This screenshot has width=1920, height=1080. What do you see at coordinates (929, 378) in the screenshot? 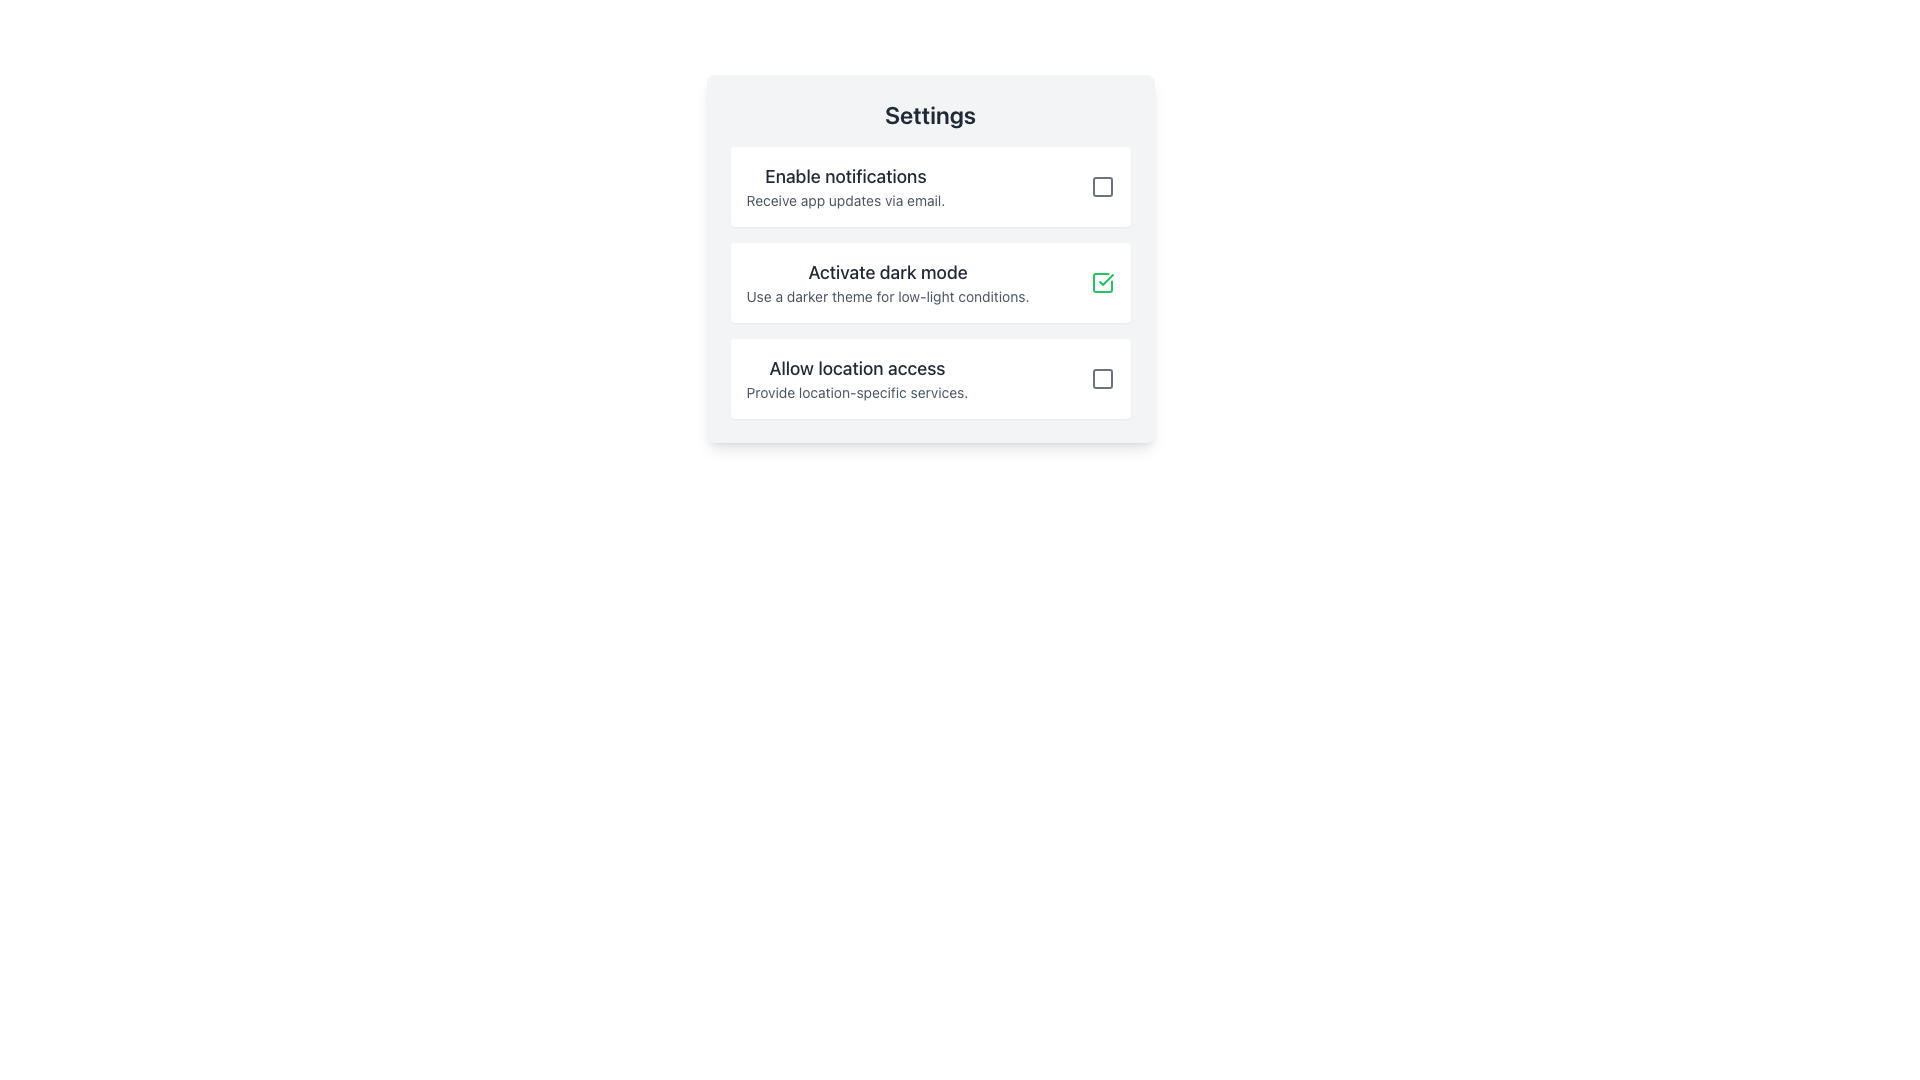
I see `the checkbox for the location-specific services setting option` at bounding box center [929, 378].